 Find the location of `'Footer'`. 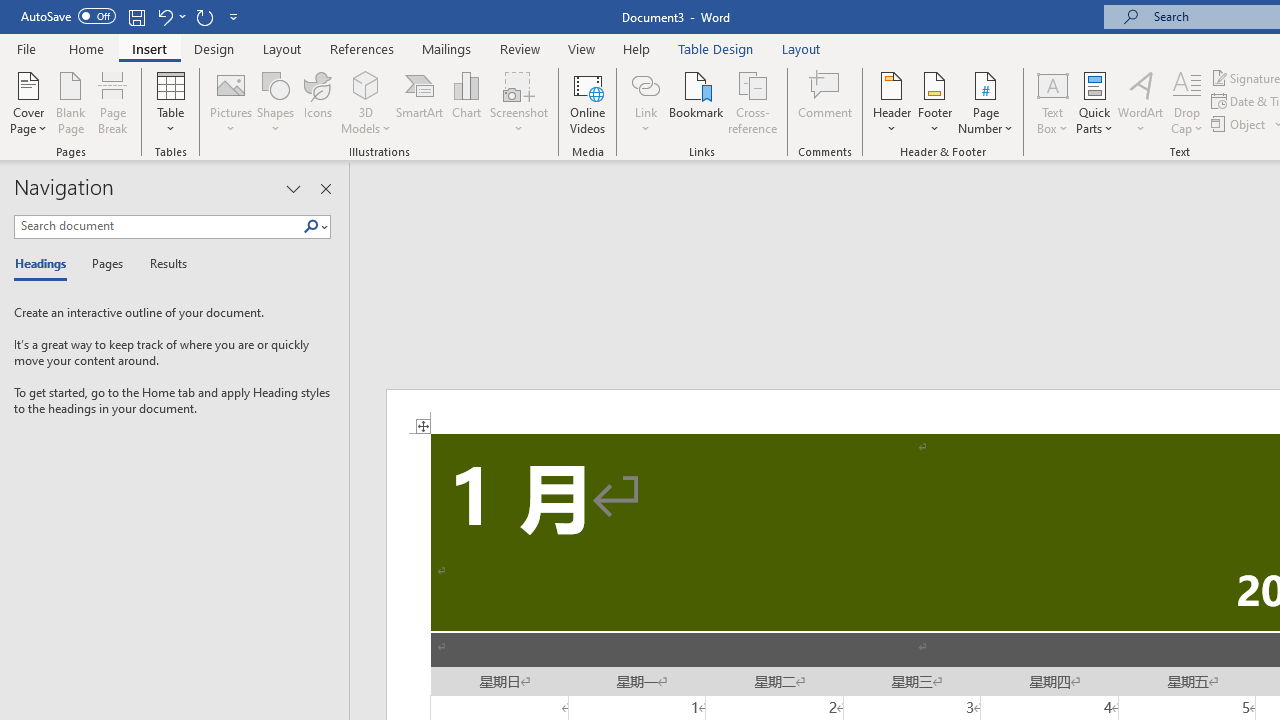

'Footer' is located at coordinates (934, 103).